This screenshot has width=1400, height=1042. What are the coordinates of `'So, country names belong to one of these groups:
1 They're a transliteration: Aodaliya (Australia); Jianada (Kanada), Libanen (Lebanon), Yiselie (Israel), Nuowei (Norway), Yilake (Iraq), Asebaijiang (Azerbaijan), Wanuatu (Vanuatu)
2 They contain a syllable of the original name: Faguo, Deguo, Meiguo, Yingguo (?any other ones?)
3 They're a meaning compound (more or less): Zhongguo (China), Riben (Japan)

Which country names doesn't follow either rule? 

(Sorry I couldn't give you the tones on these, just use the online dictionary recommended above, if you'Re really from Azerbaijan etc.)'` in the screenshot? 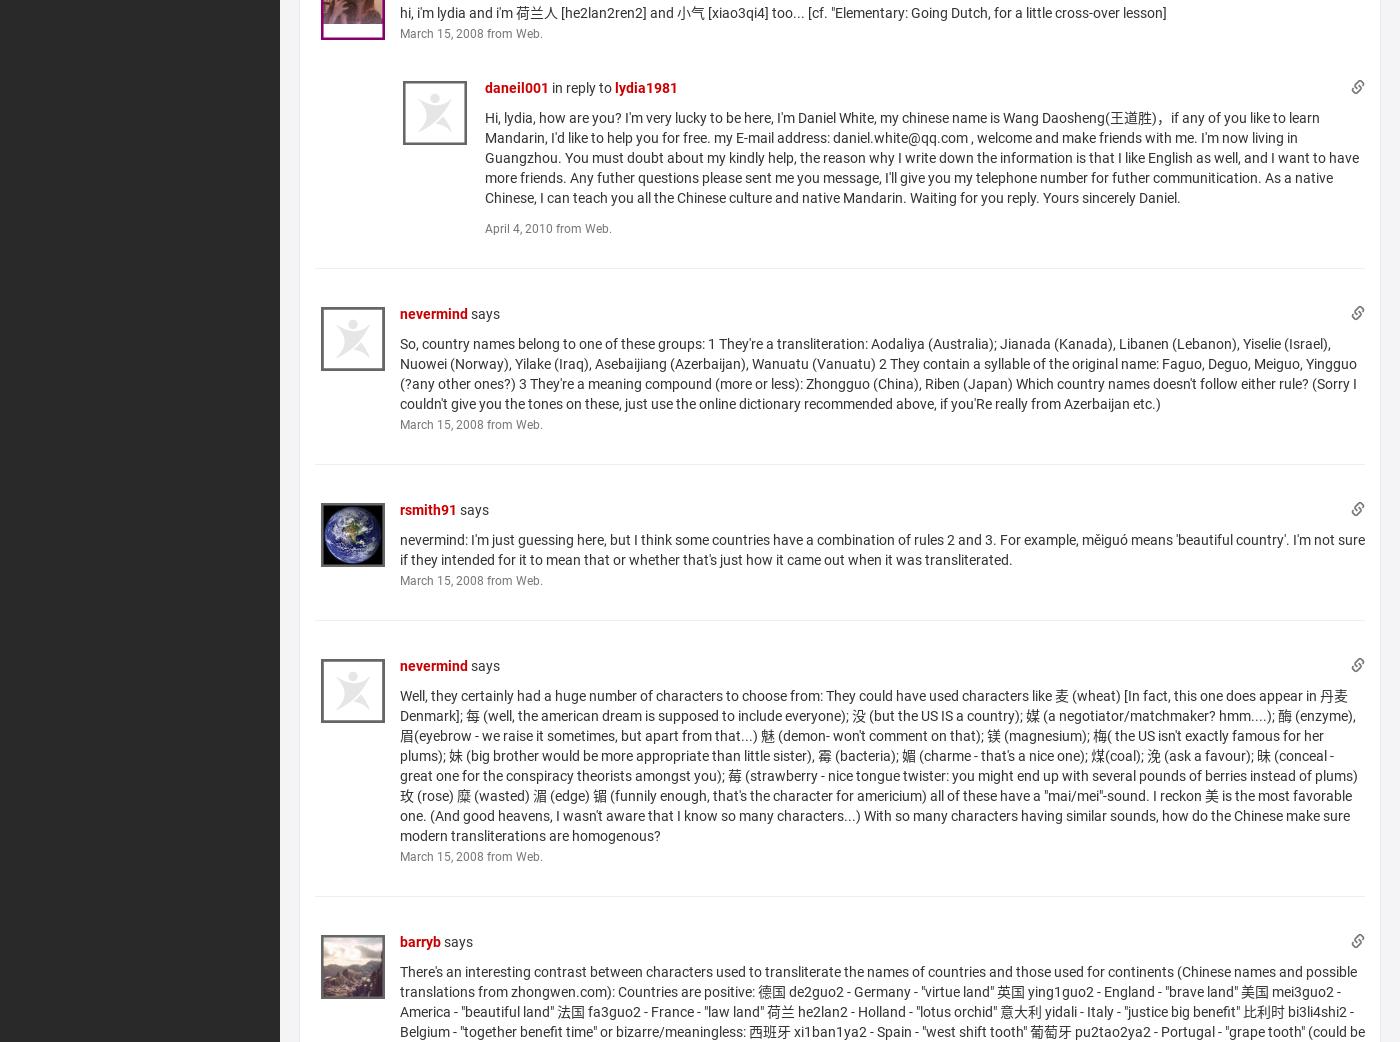 It's located at (878, 372).